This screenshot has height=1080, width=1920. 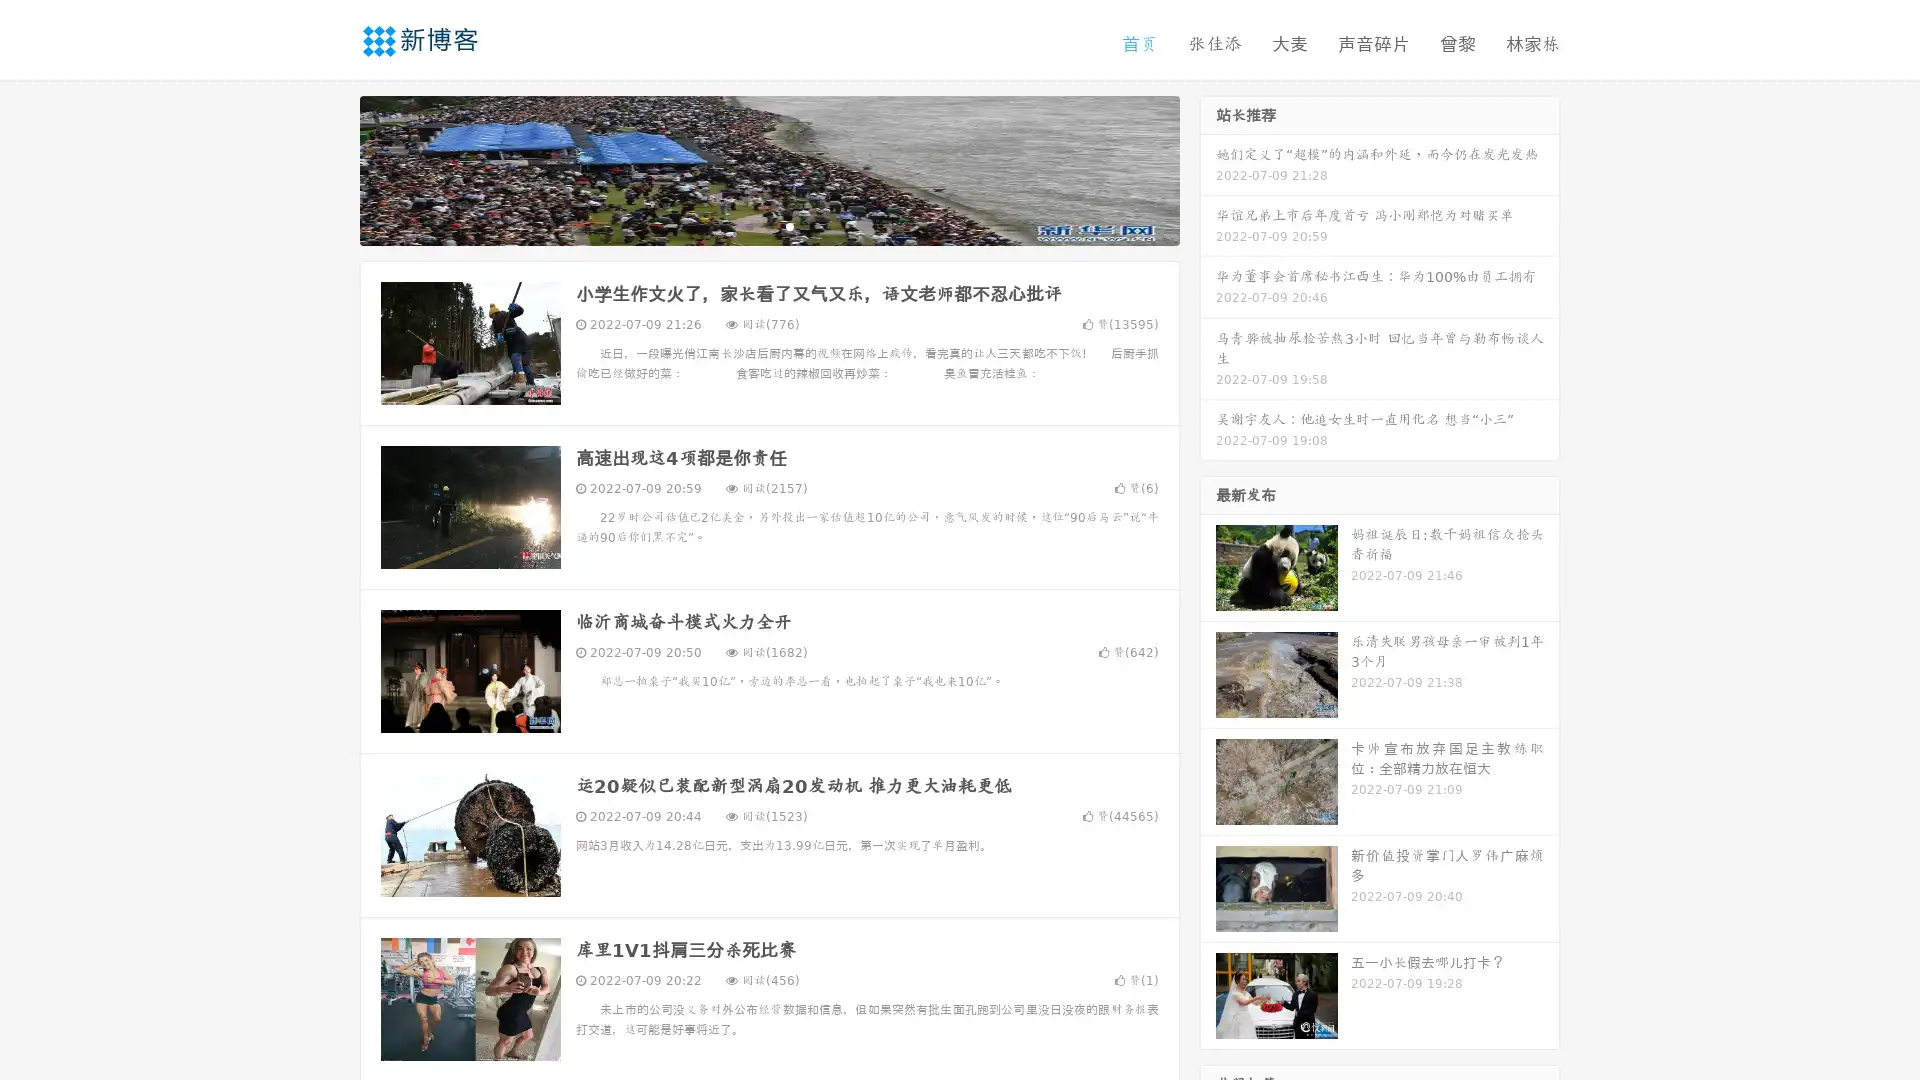 What do you see at coordinates (1208, 168) in the screenshot?
I see `Next slide` at bounding box center [1208, 168].